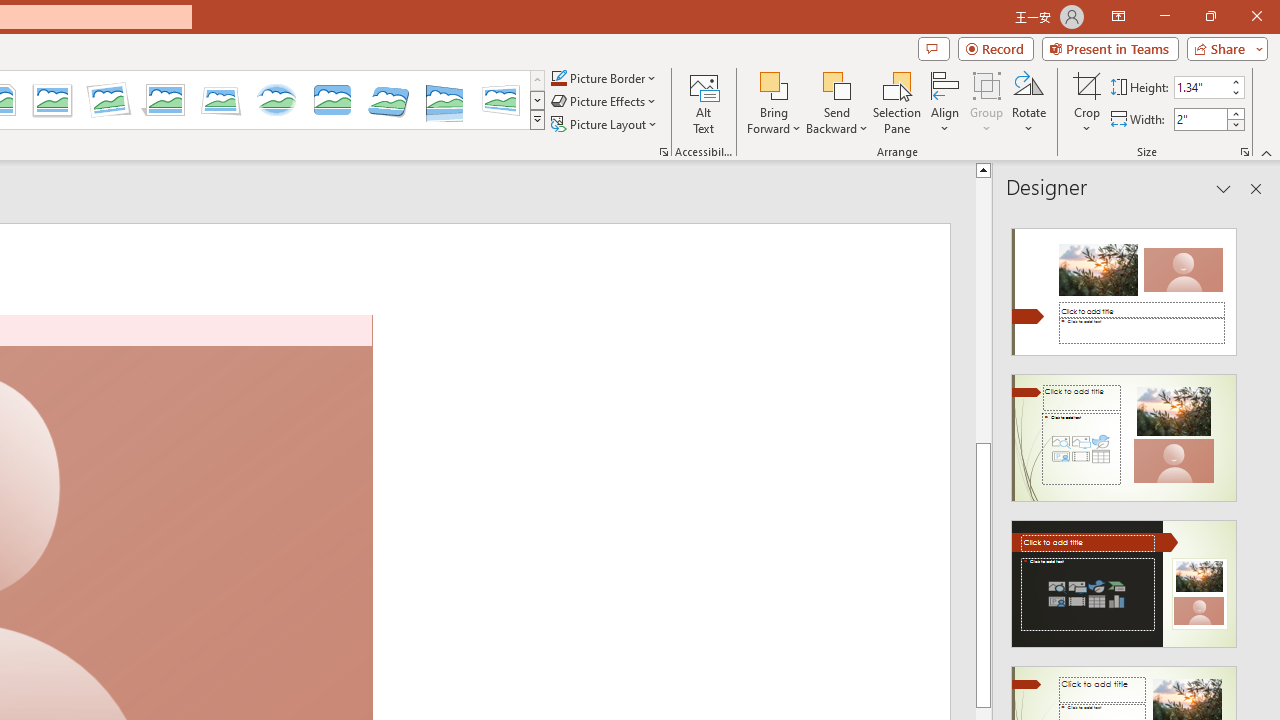  What do you see at coordinates (1234, 113) in the screenshot?
I see `'More'` at bounding box center [1234, 113].